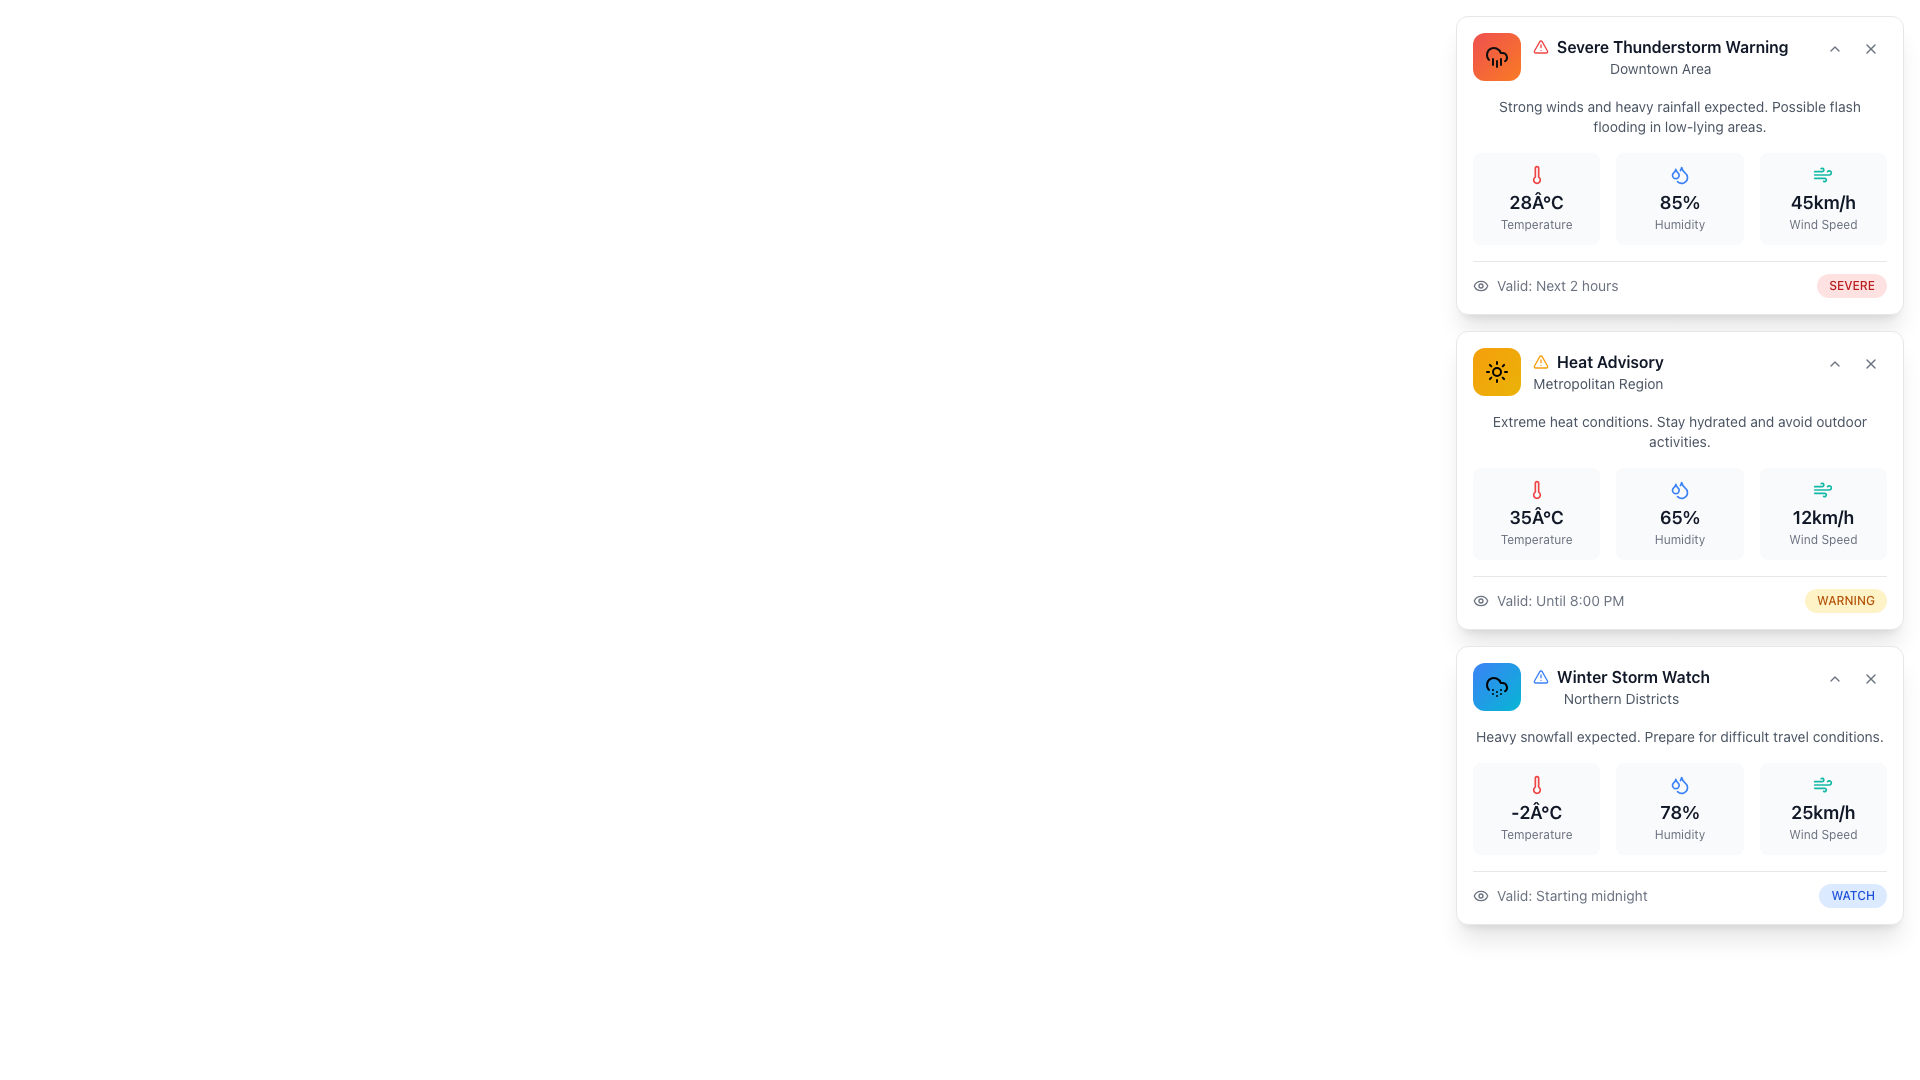 This screenshot has height=1080, width=1920. I want to click on the text element displaying the message 'Extreme heat conditions. Stay hydrated and avoid outdoor activities.' which is centrally aligned in the 'Heat Advisory' card, so click(1680, 431).